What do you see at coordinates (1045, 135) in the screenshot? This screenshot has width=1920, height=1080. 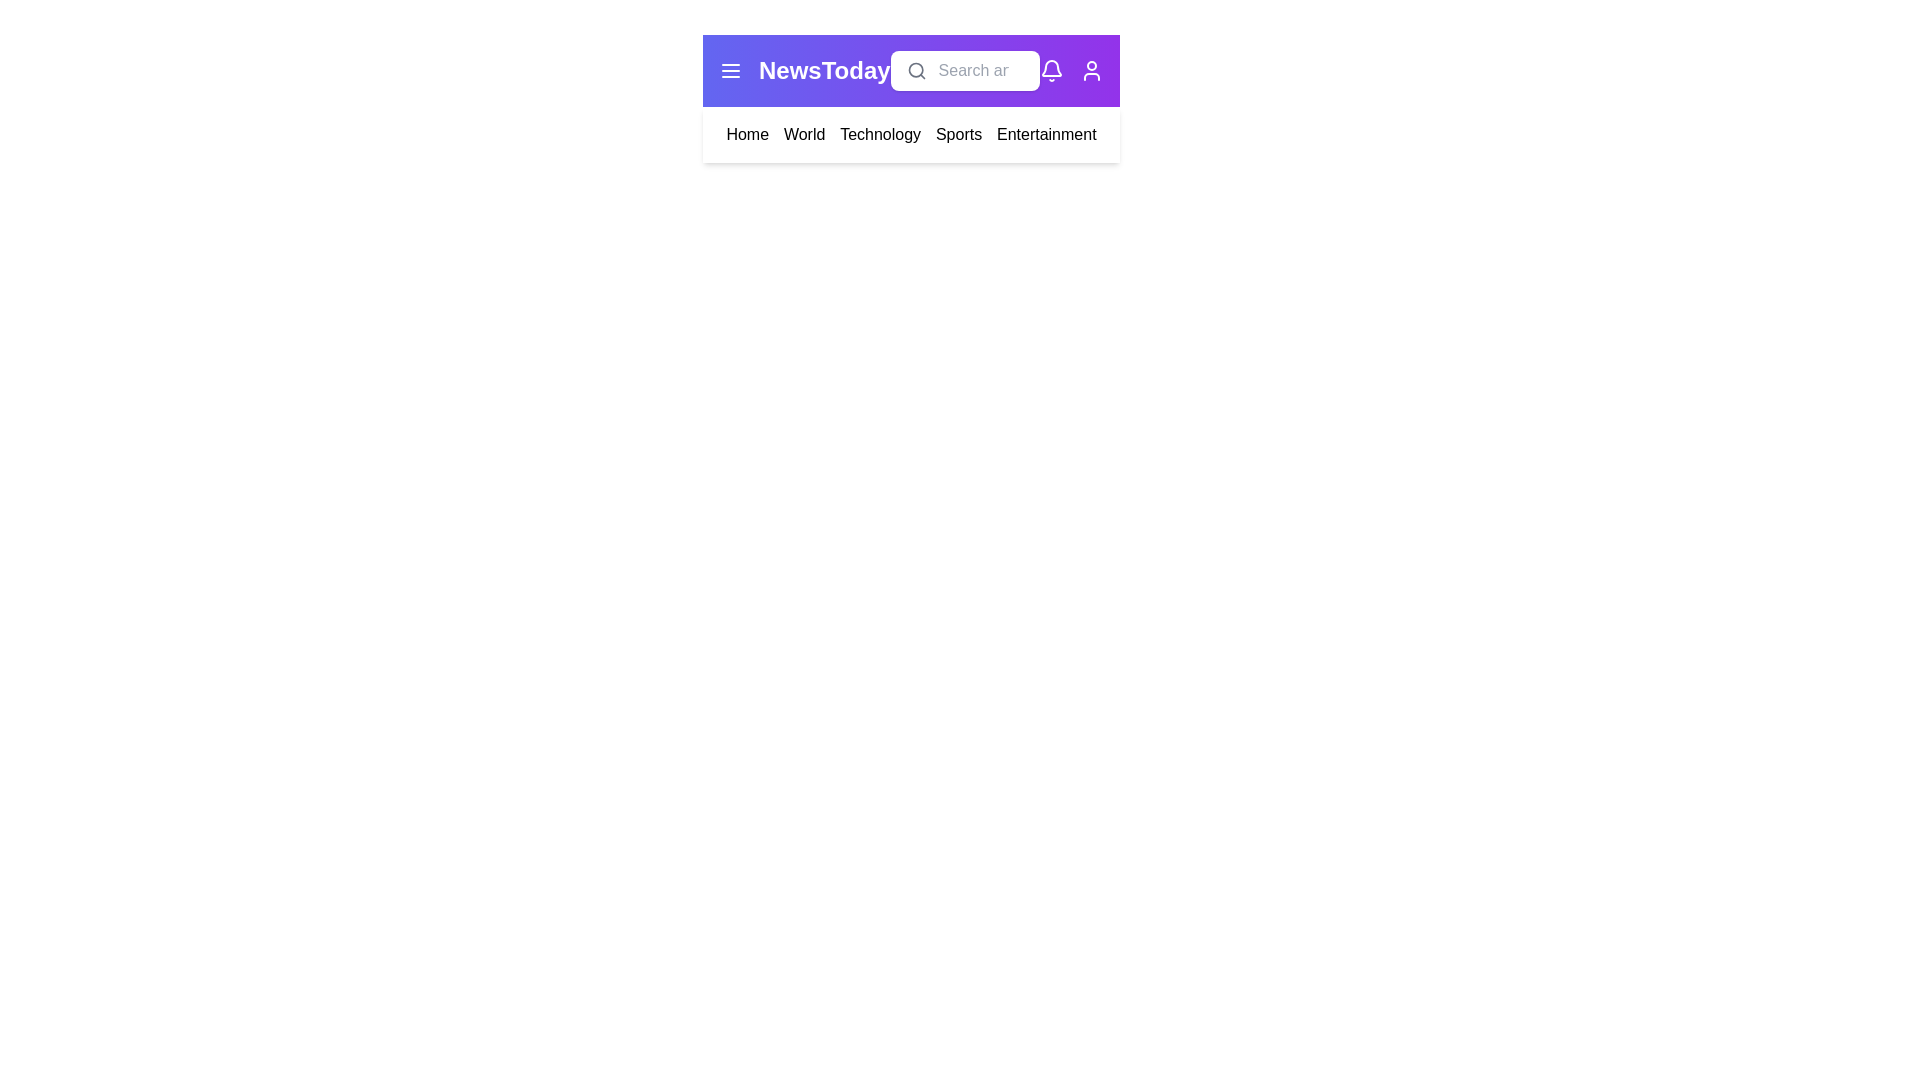 I see `the navigation link for Entertainment` at bounding box center [1045, 135].